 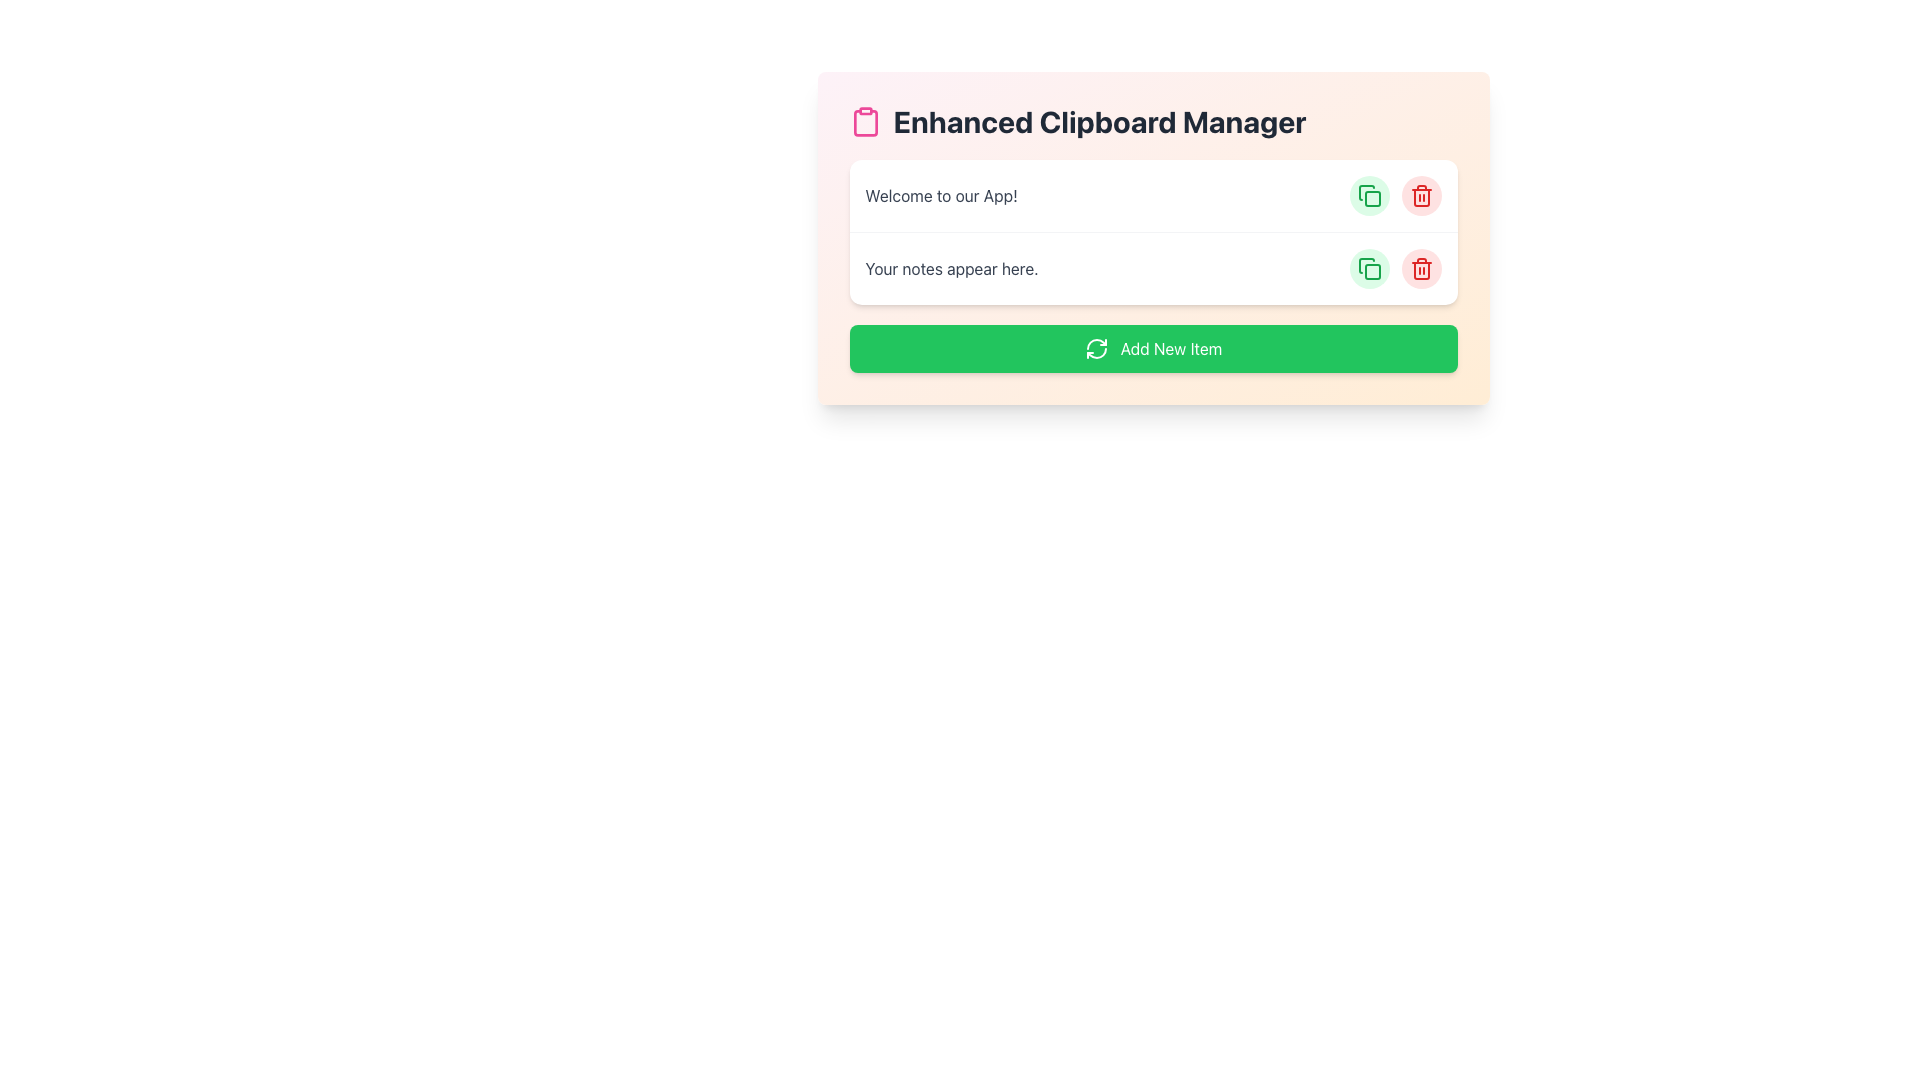 I want to click on the 'Copy' icon located to the right of the text 'Welcome to our App!' within the green circular button, so click(x=1368, y=268).